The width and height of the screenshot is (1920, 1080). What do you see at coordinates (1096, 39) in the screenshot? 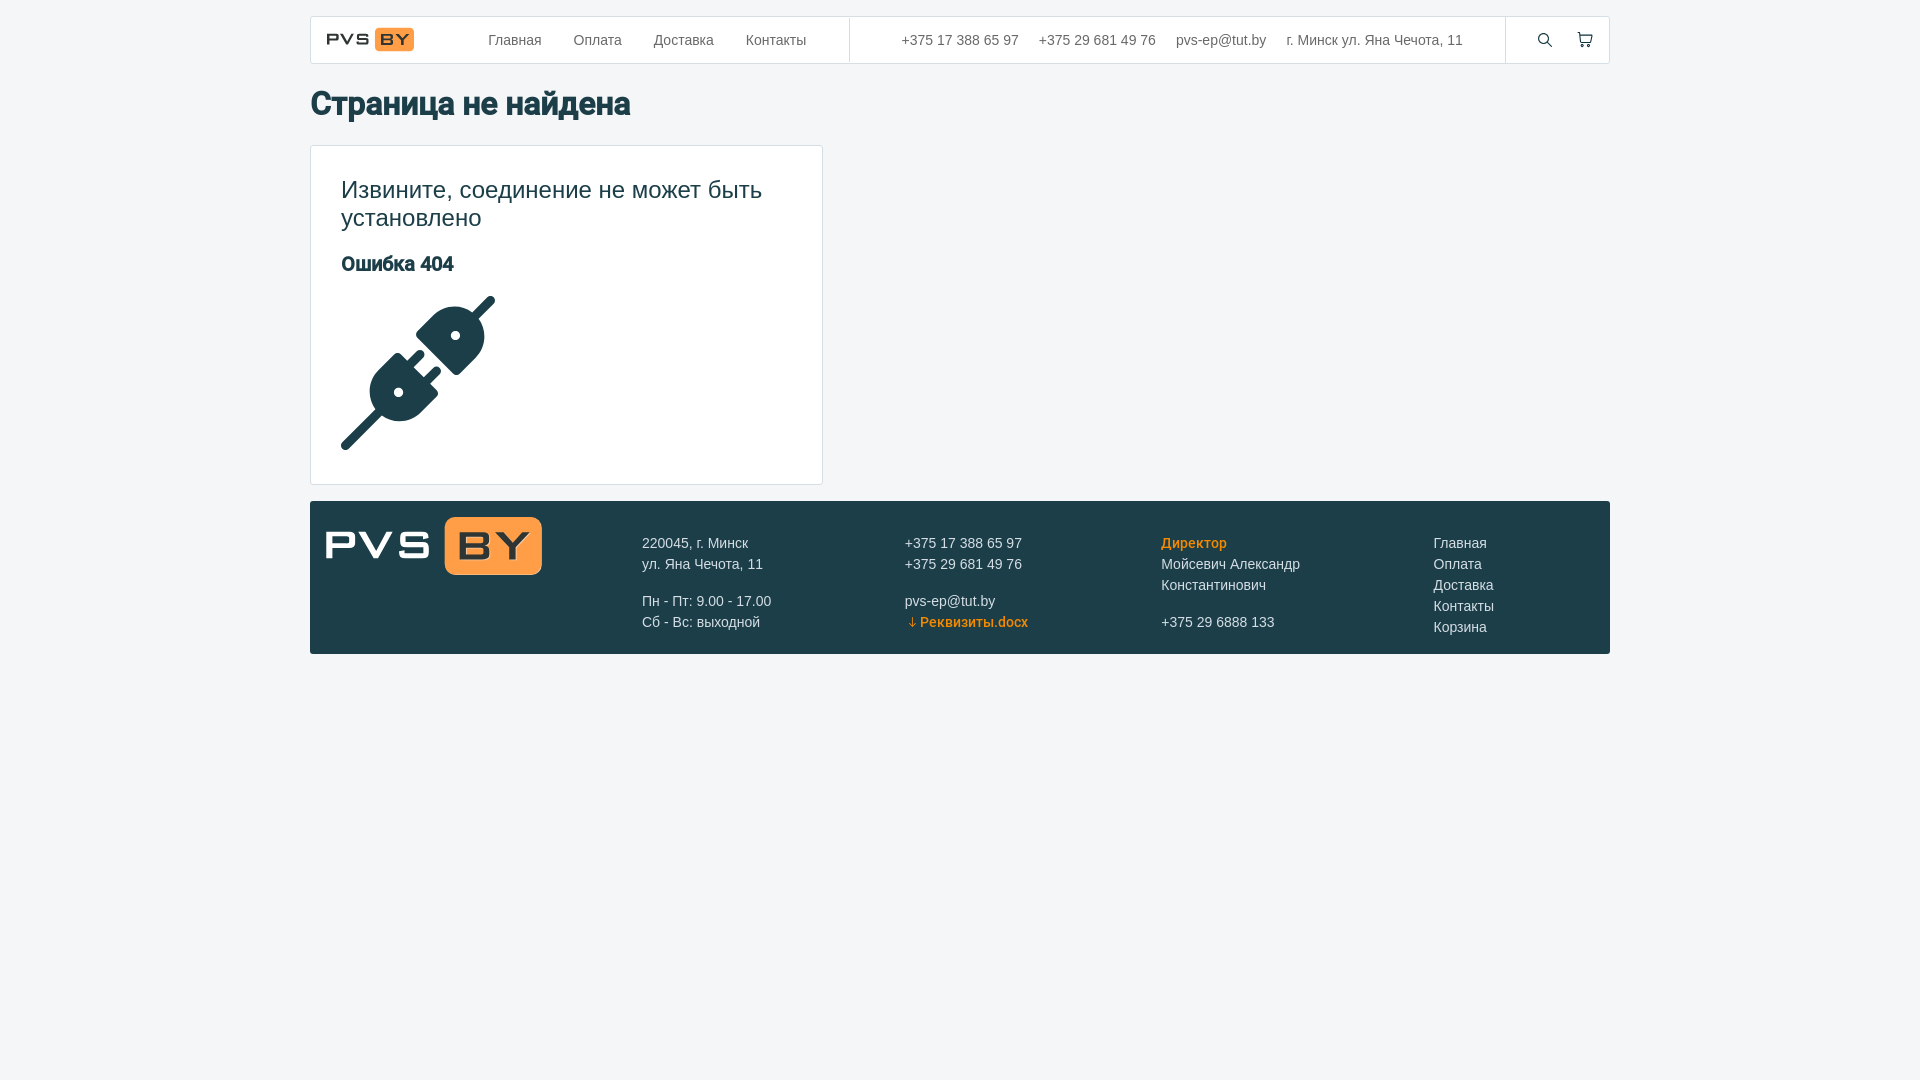
I see `'+375 29 681 49 76'` at bounding box center [1096, 39].